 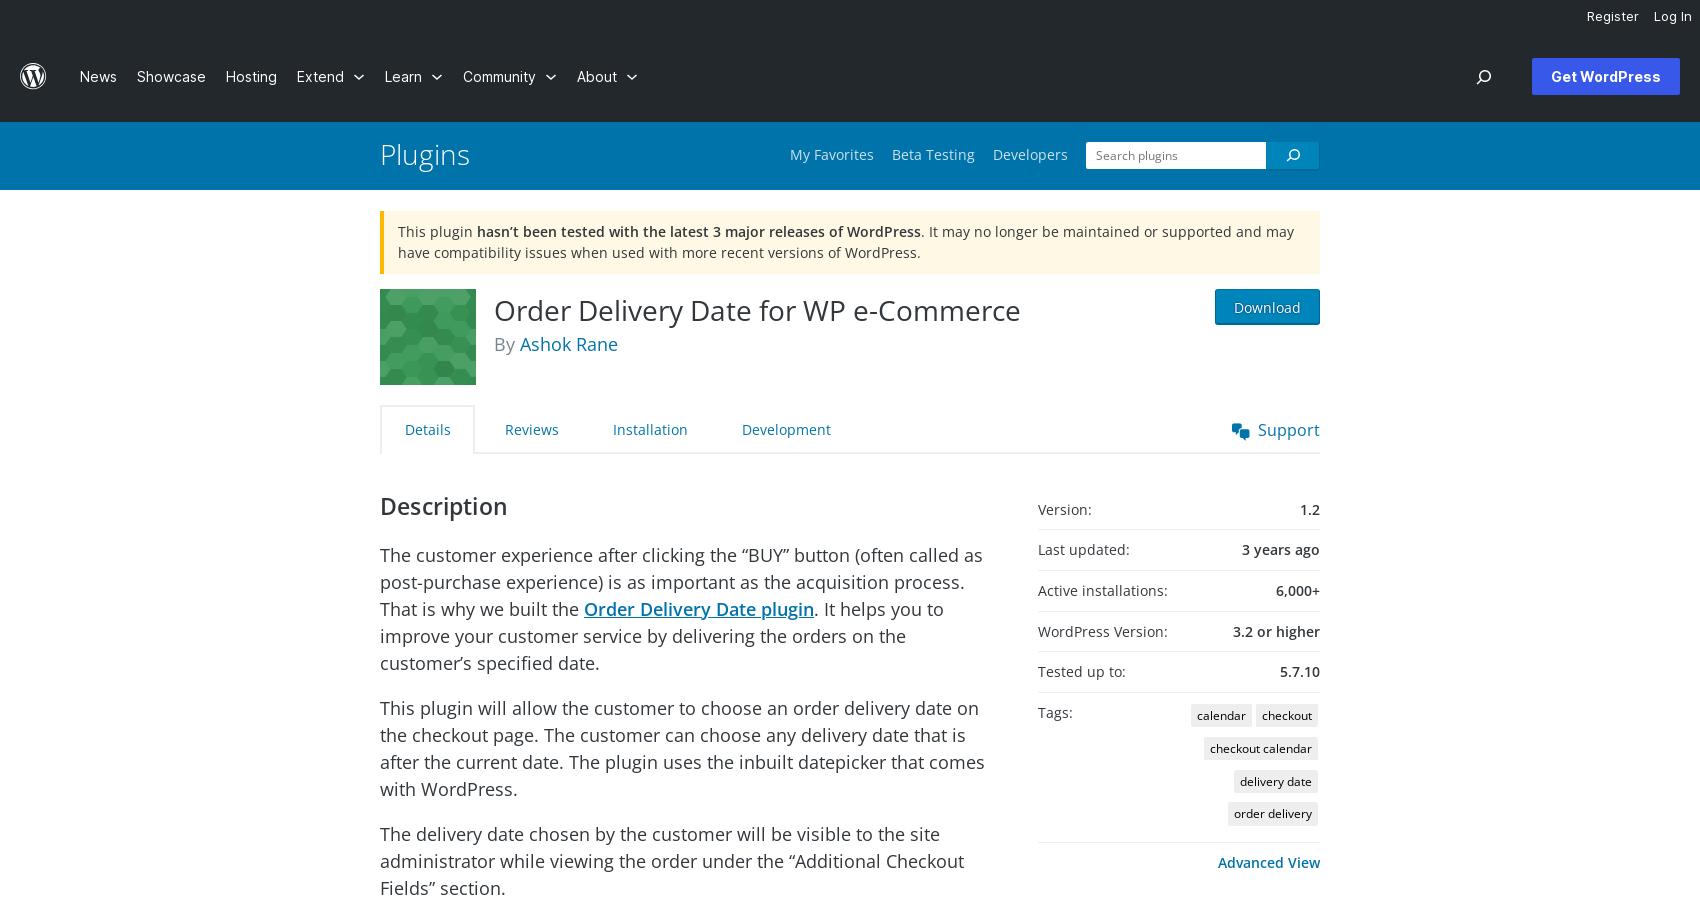 I want to click on 'Ashok Rane', so click(x=567, y=342).